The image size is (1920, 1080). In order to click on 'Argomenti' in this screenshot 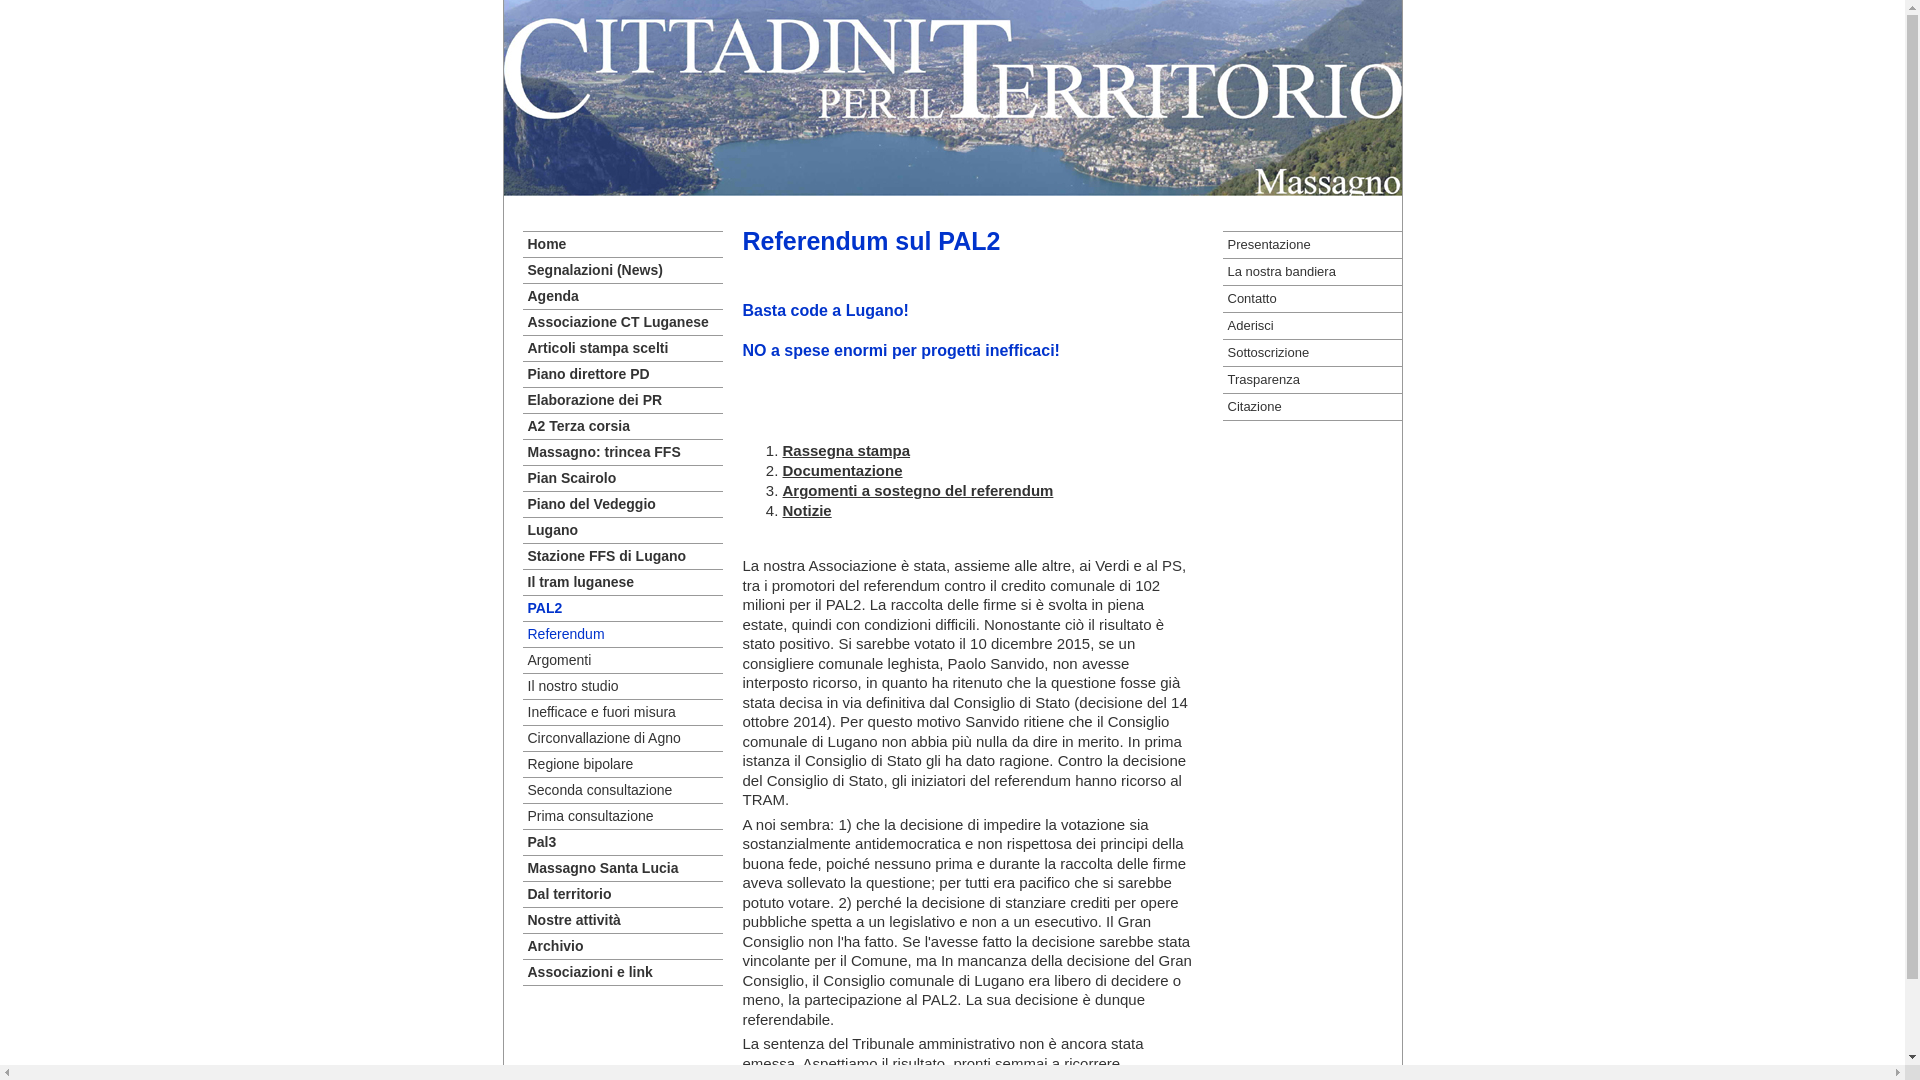, I will do `click(522, 660)`.